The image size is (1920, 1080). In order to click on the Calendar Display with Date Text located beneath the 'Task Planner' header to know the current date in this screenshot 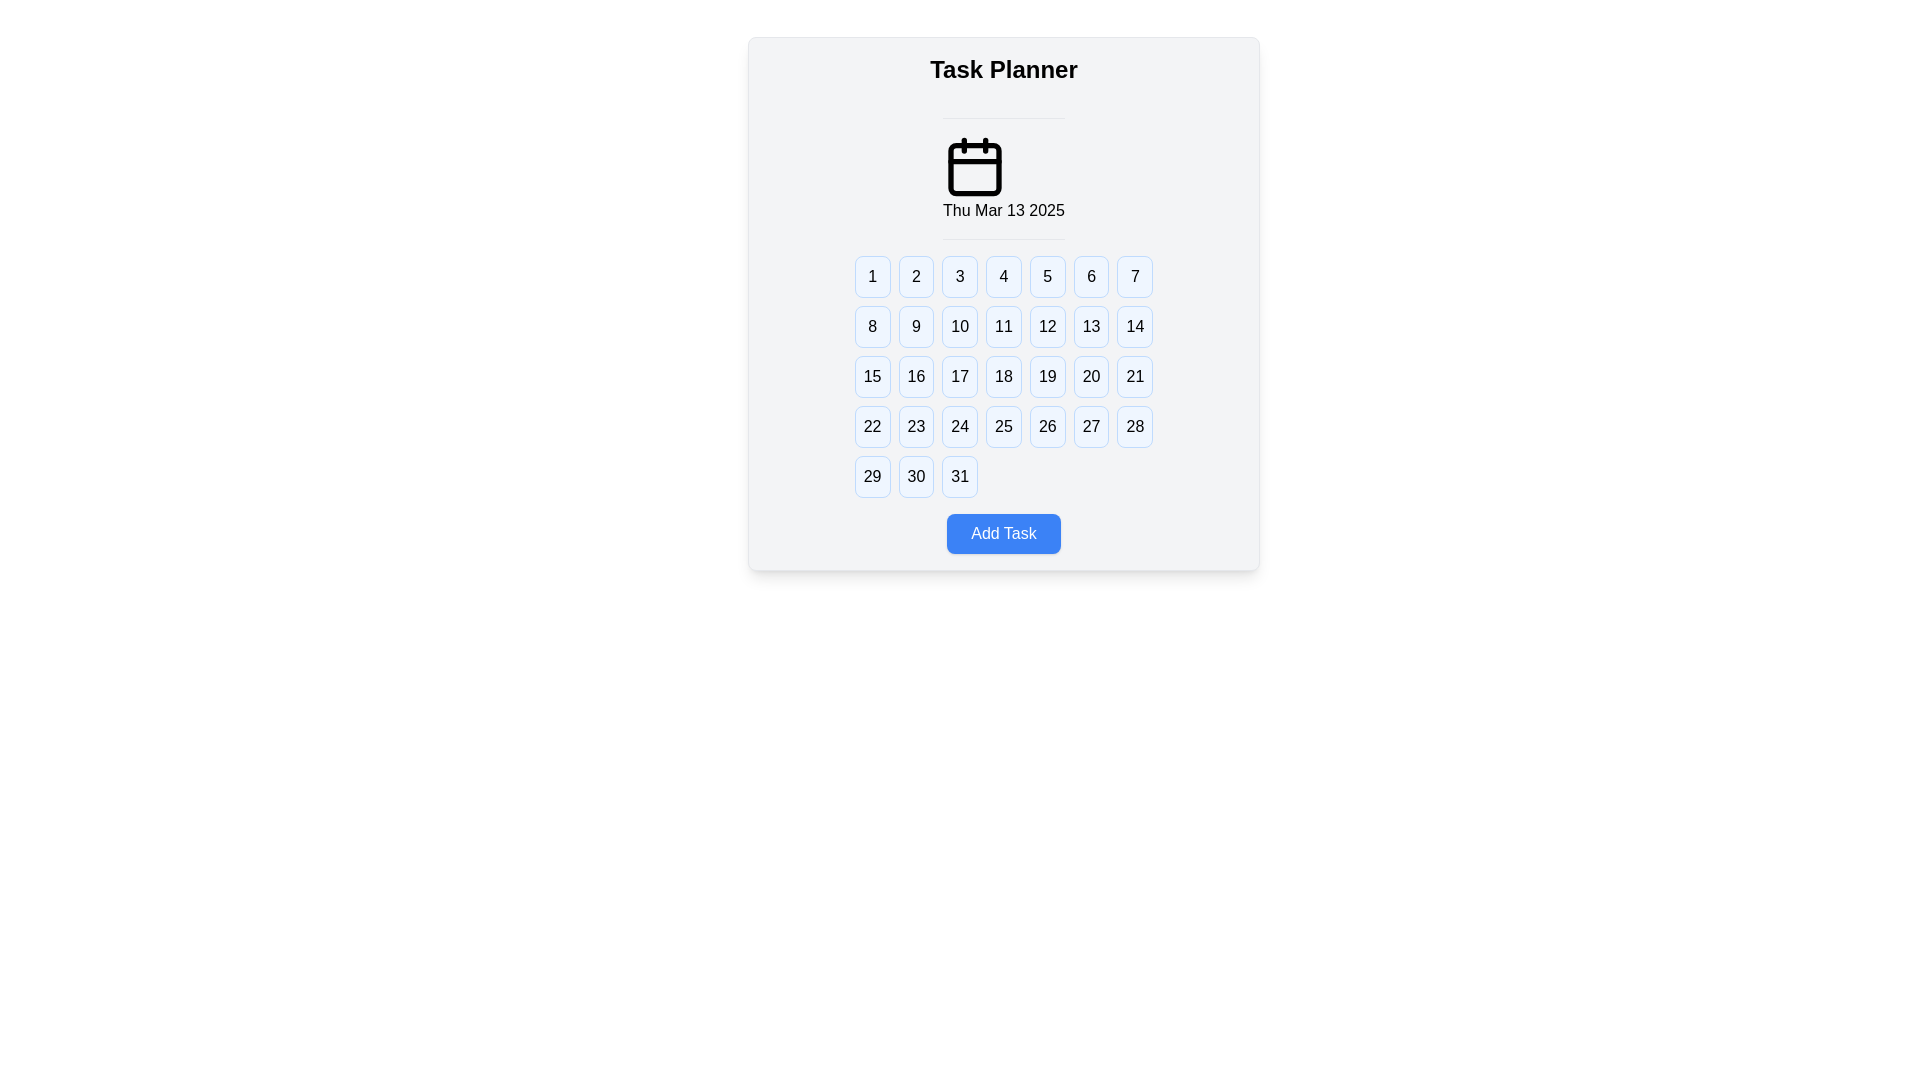, I will do `click(1003, 177)`.